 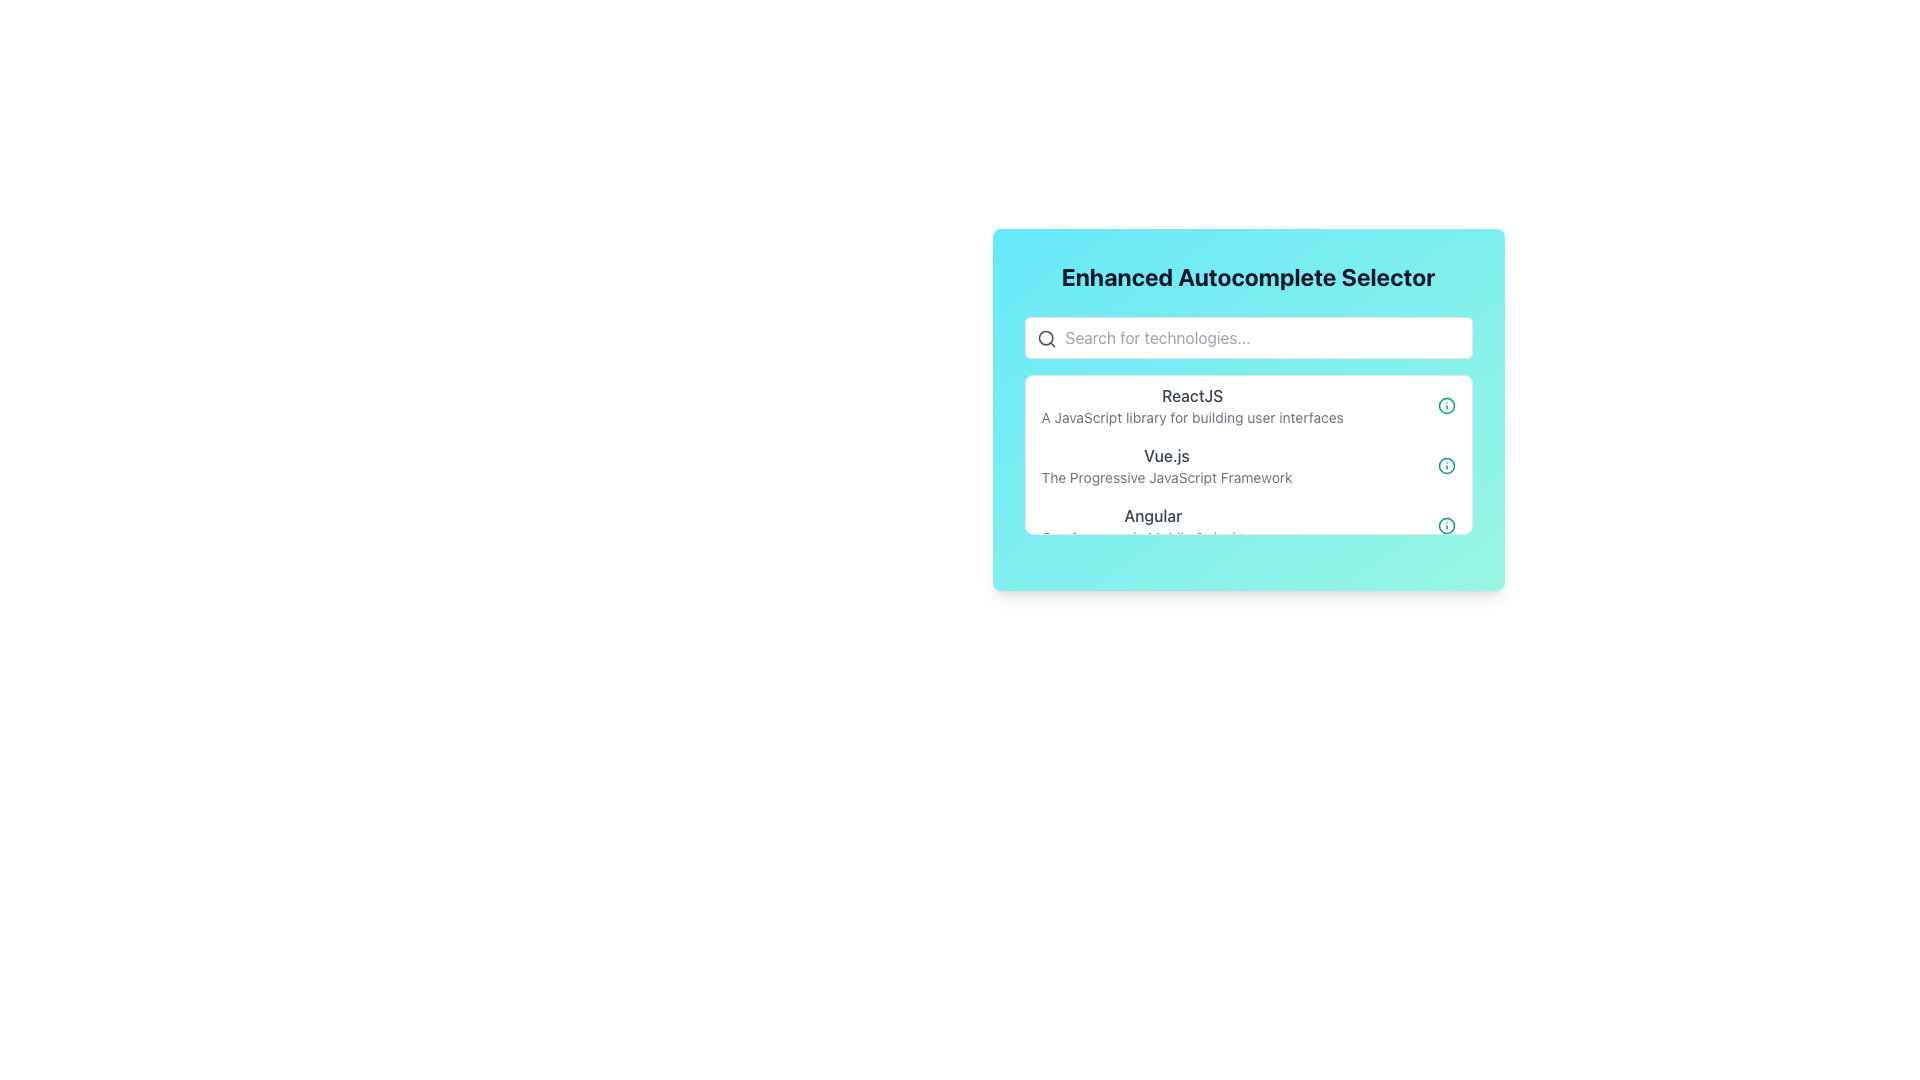 What do you see at coordinates (1247, 466) in the screenshot?
I see `the second item in the dropdown list that contains 'Vue.js' and a teal information icon` at bounding box center [1247, 466].